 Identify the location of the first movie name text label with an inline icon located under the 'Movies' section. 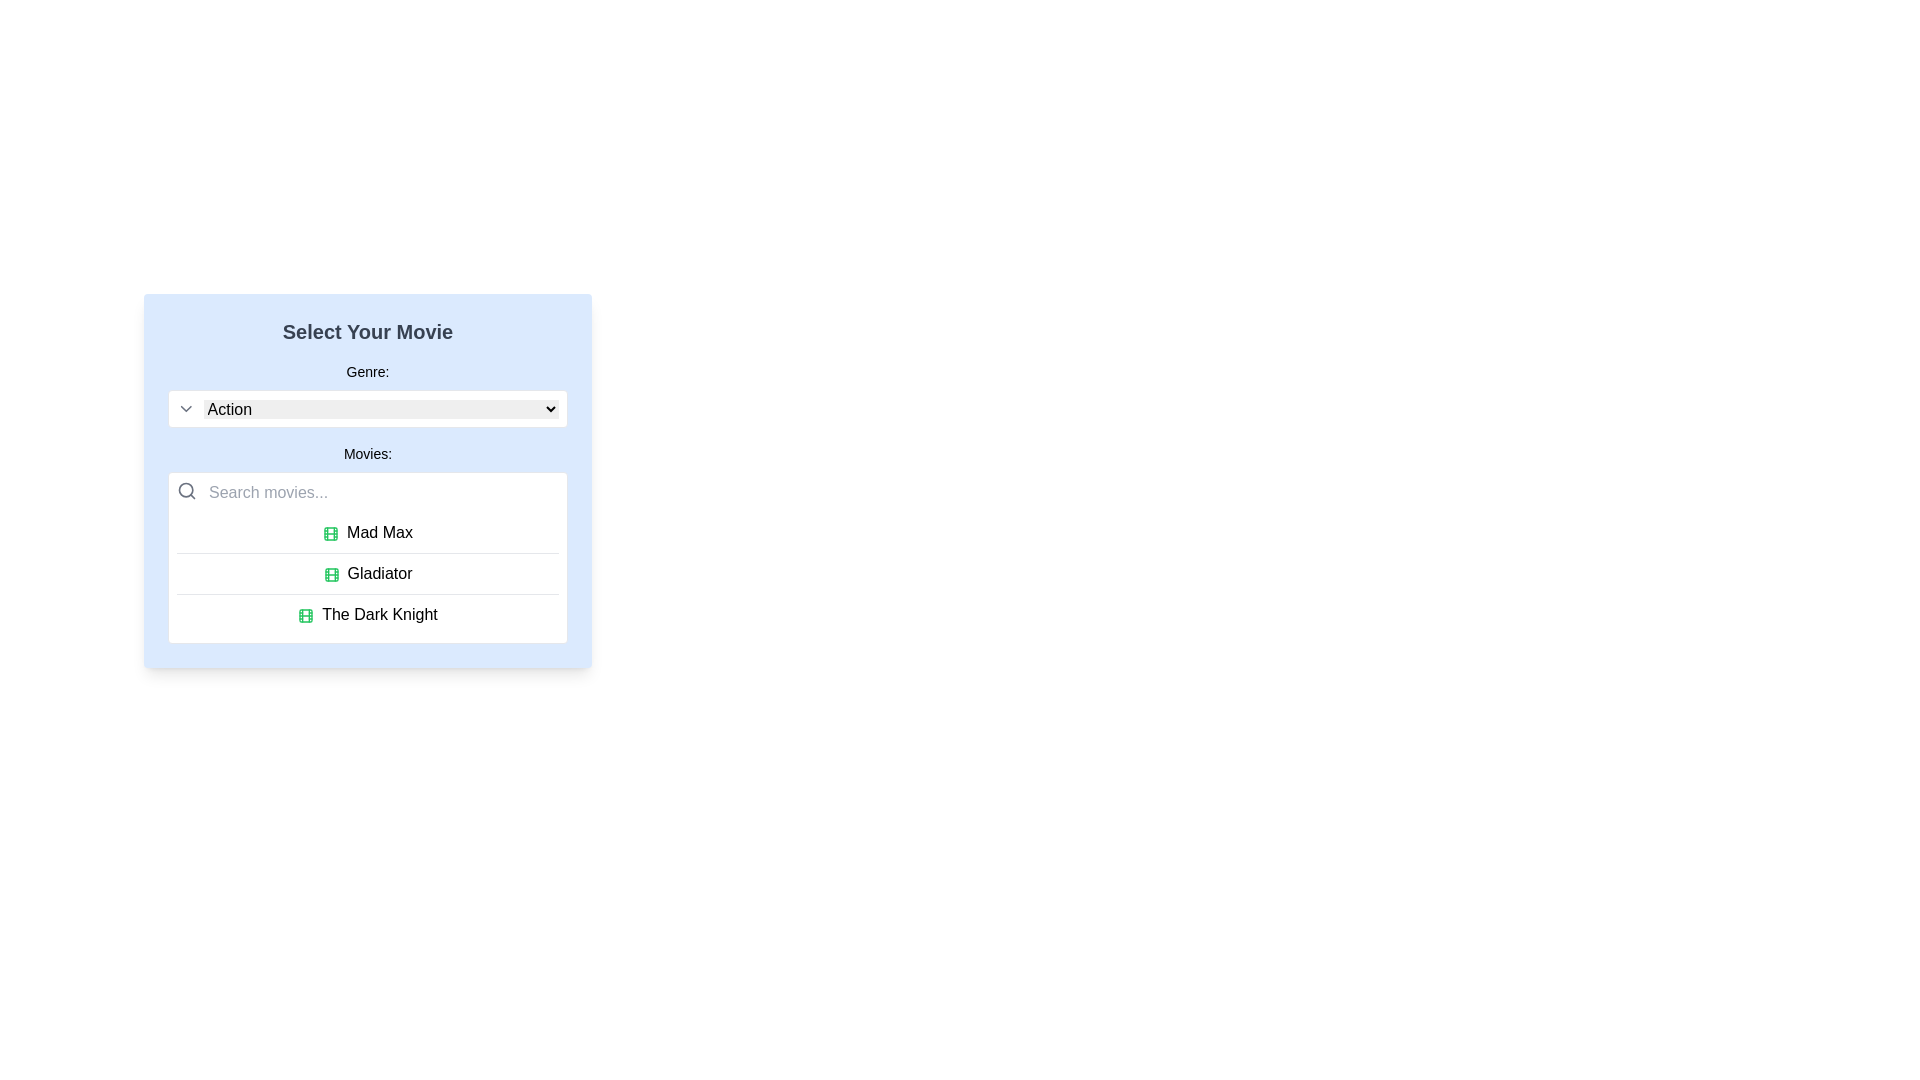
(368, 531).